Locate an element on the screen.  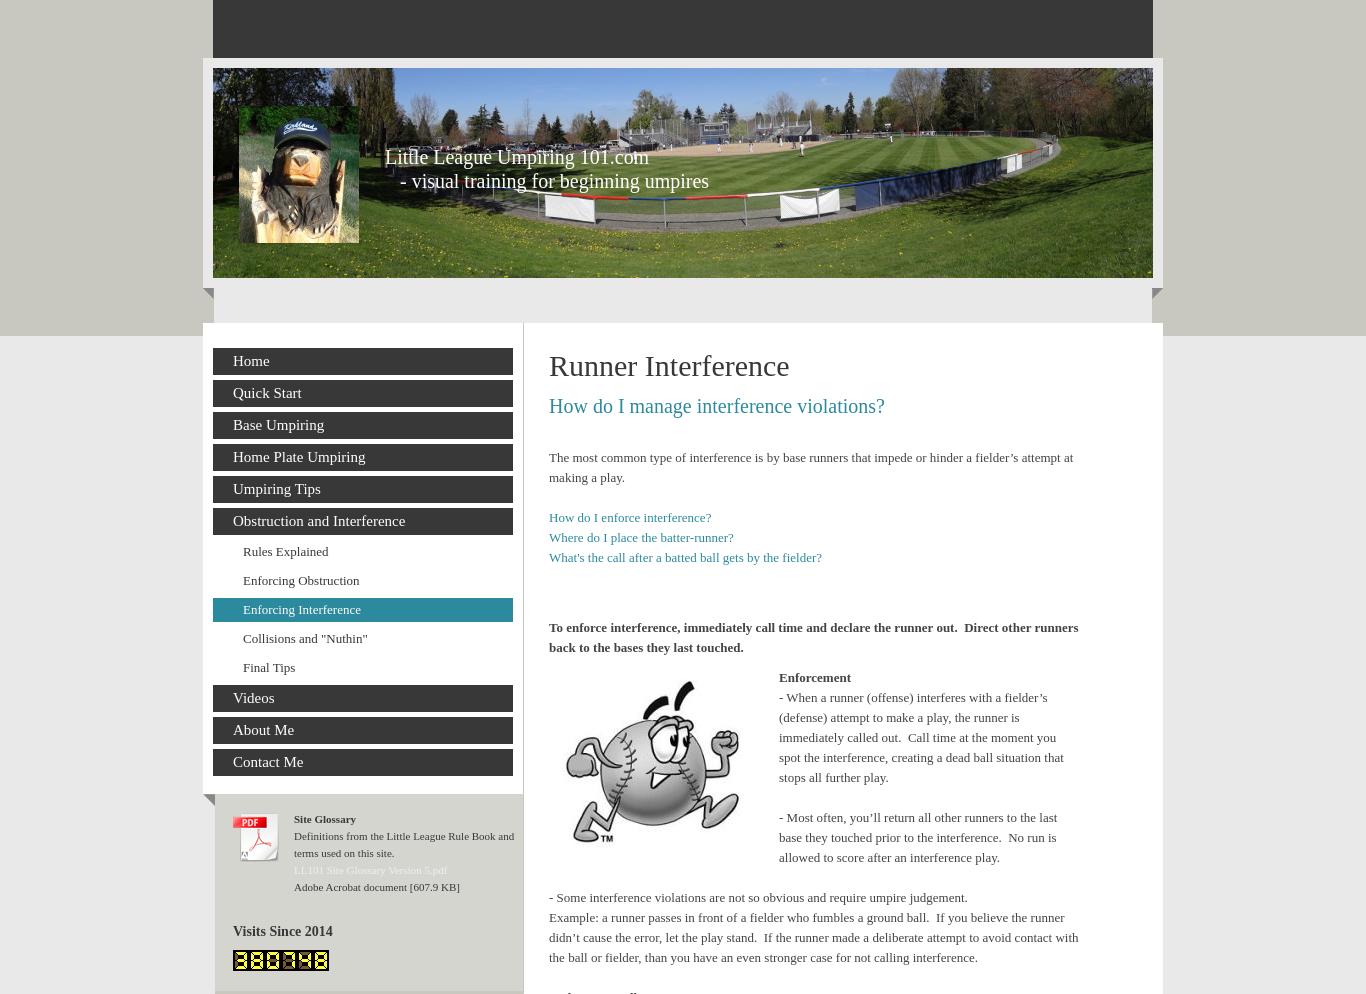
'Obstruction and Interference' is located at coordinates (233, 520).